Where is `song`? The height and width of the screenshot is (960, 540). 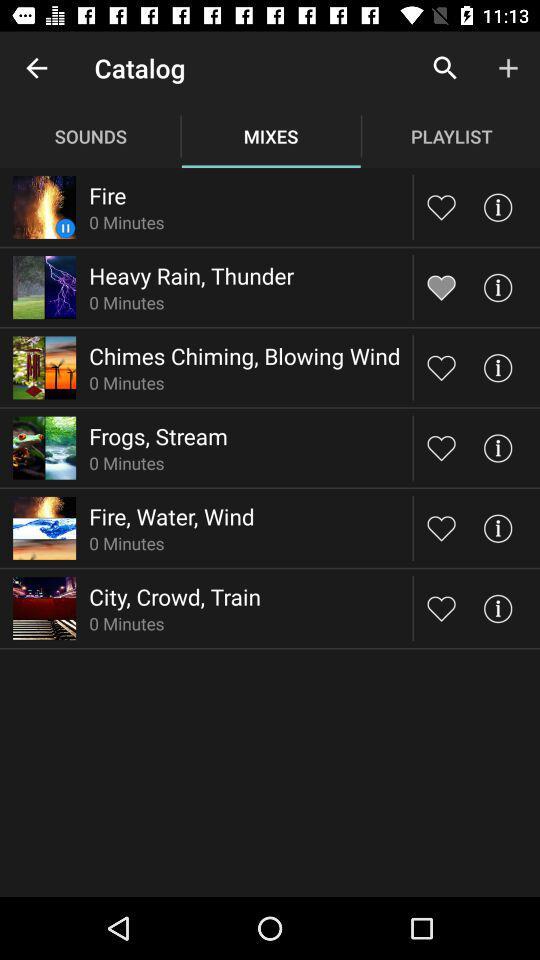
song is located at coordinates (441, 607).